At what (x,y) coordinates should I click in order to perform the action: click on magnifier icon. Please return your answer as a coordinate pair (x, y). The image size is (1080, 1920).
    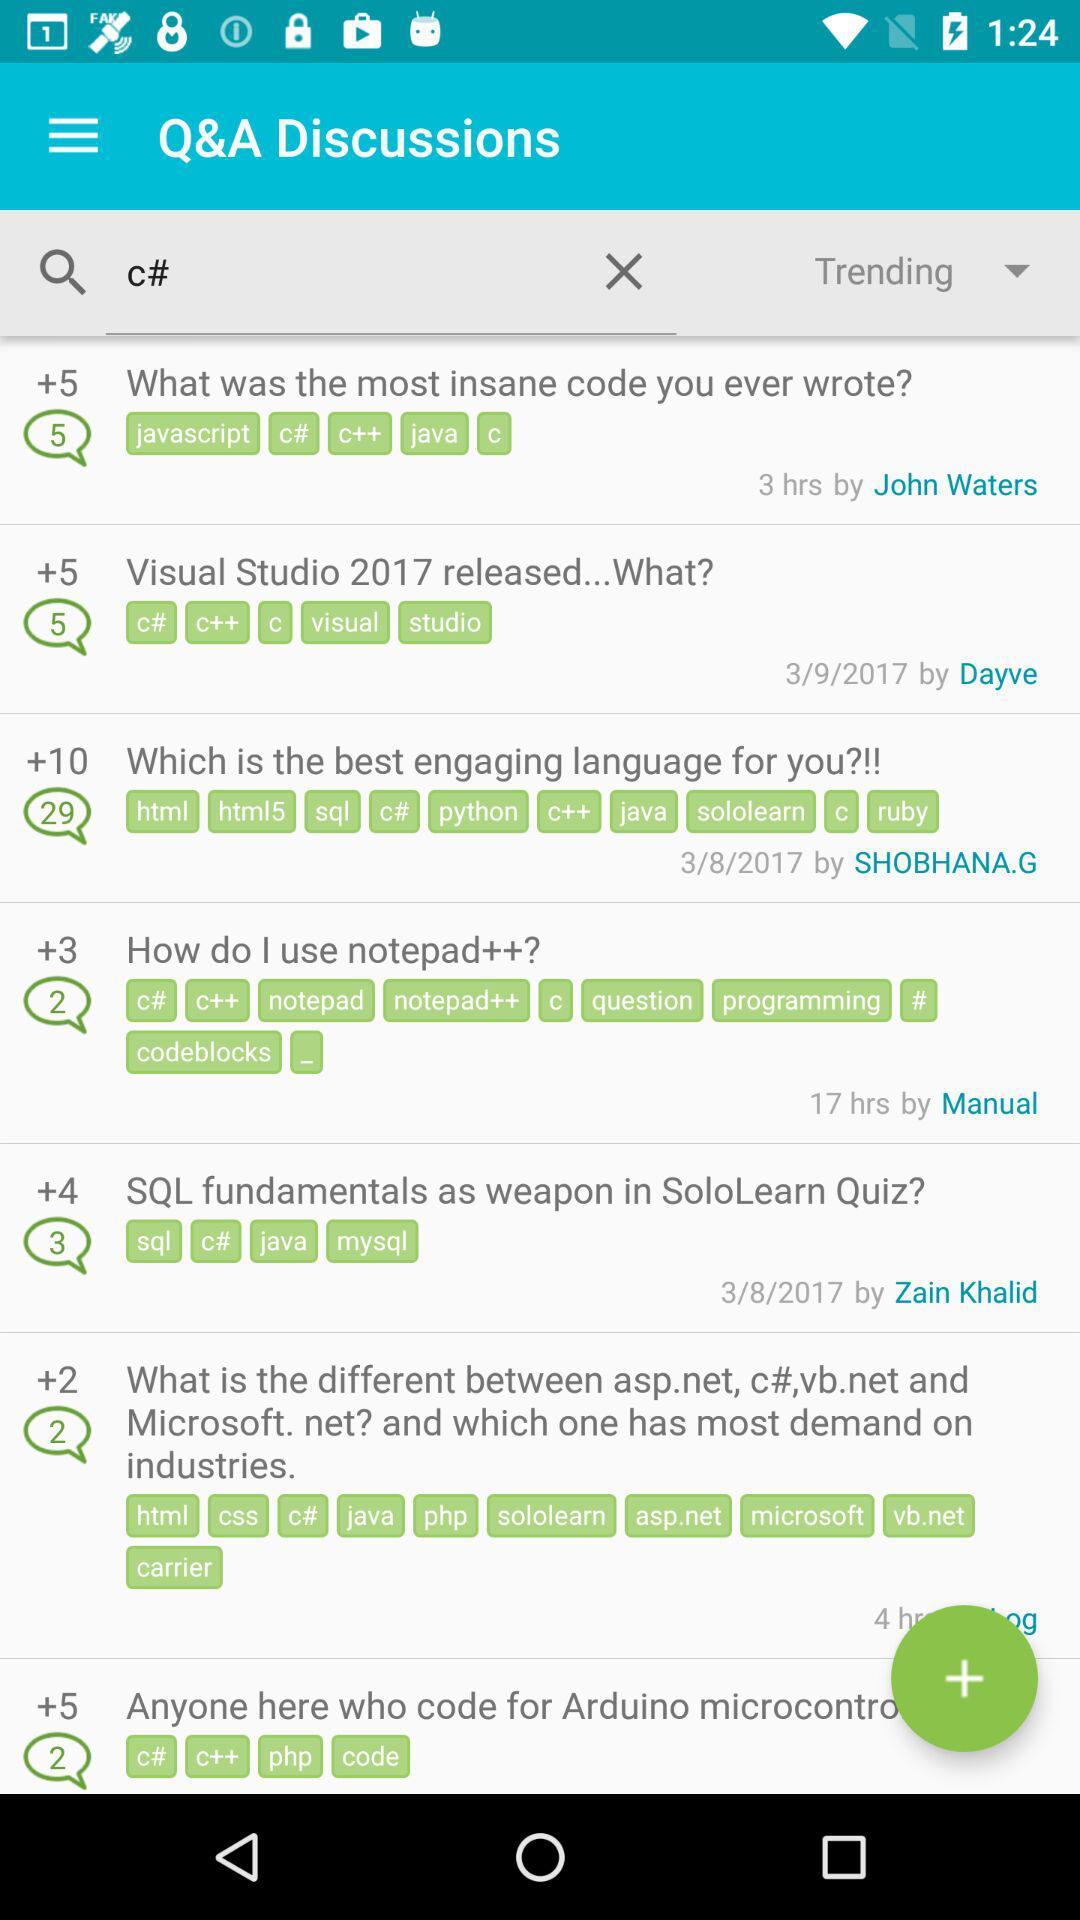
    Looking at the image, I should click on (63, 272).